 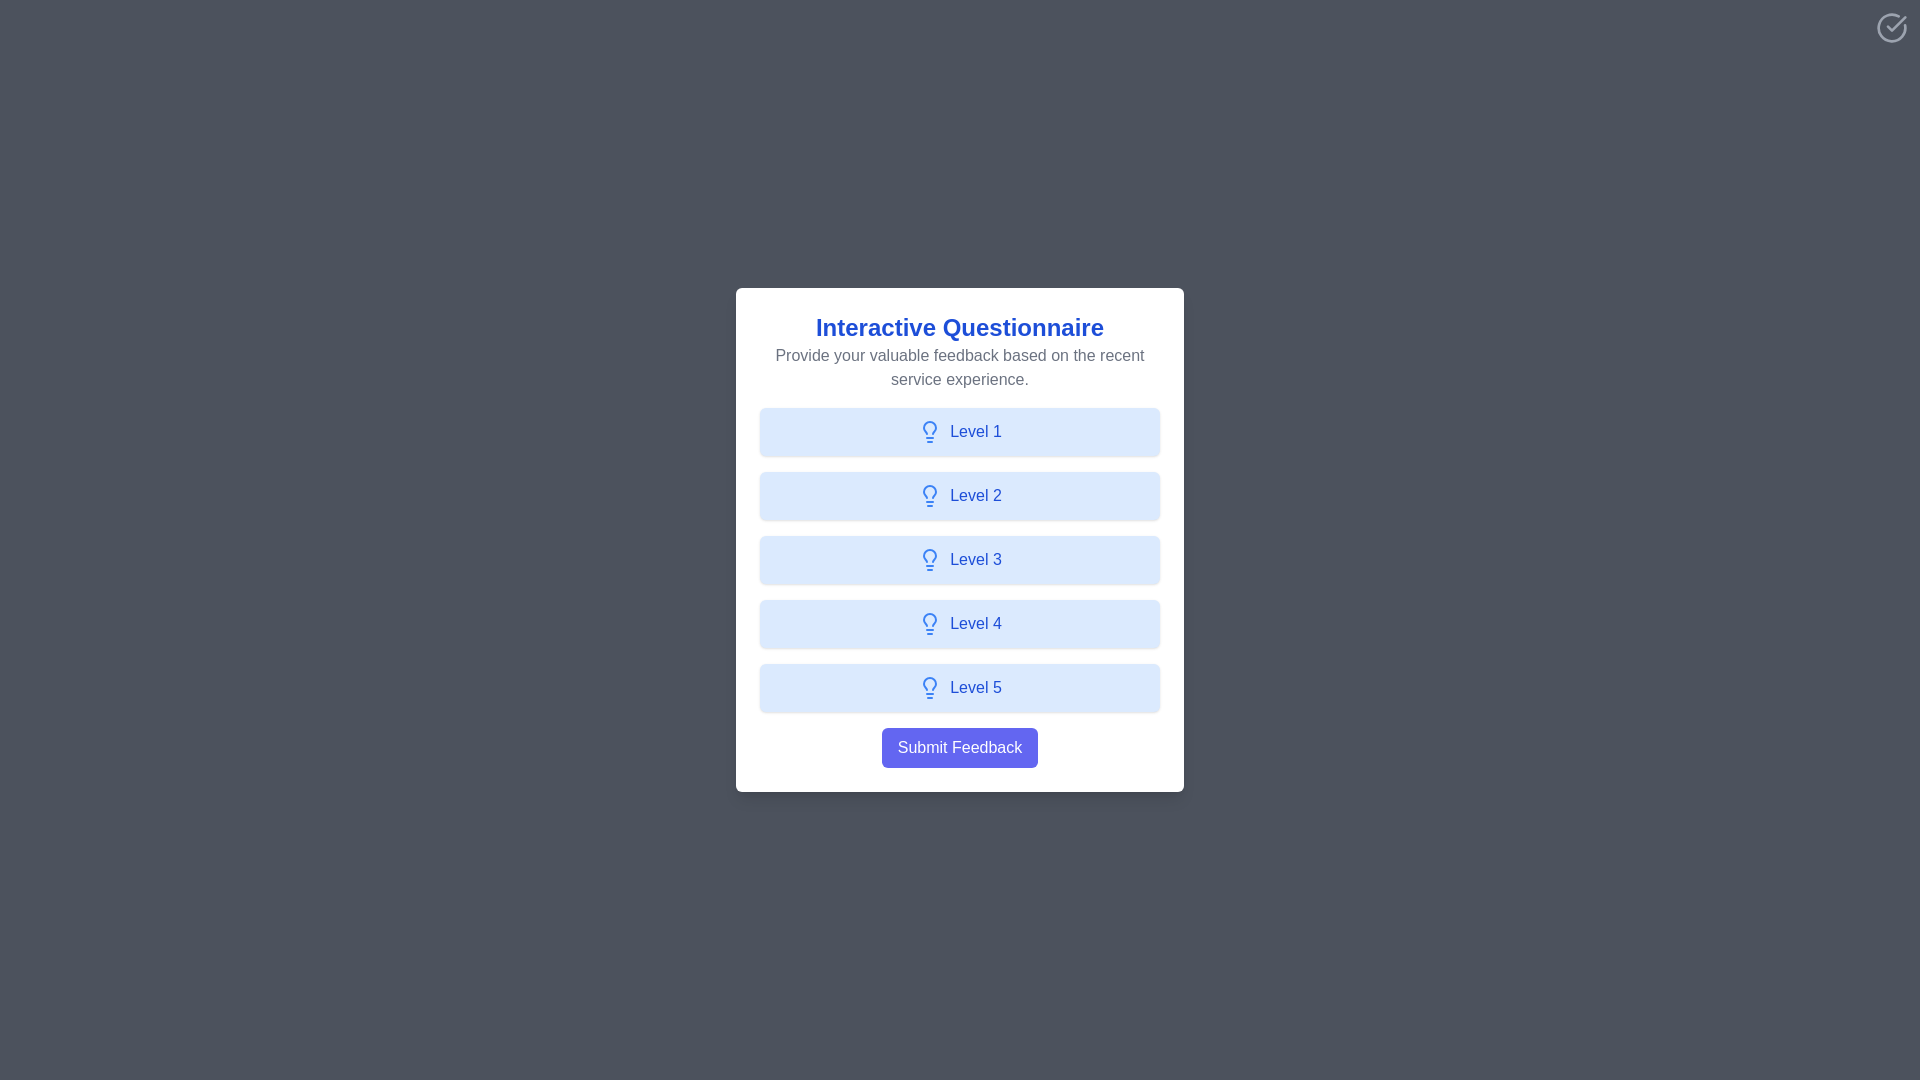 What do you see at coordinates (960, 495) in the screenshot?
I see `the feedback level button labeled Level 2` at bounding box center [960, 495].